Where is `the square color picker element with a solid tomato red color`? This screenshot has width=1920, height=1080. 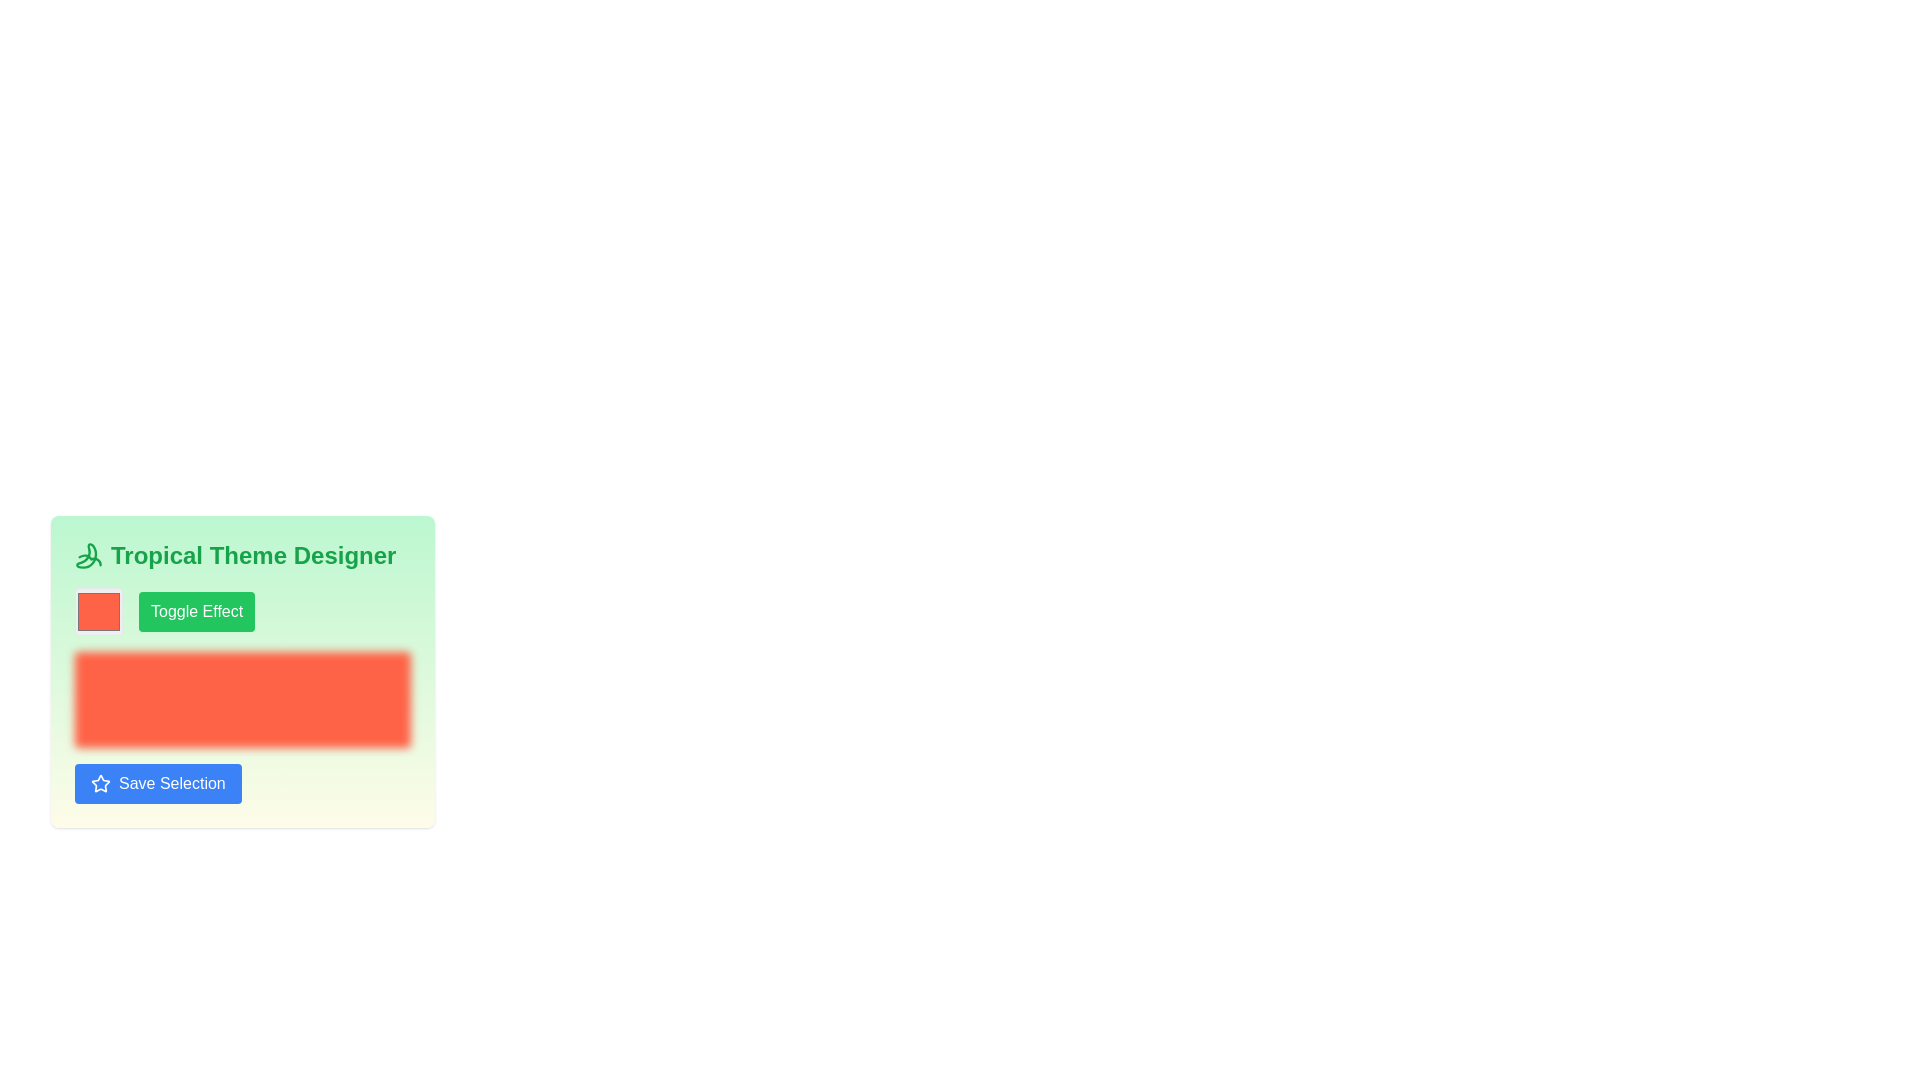 the square color picker element with a solid tomato red color is located at coordinates (98, 611).